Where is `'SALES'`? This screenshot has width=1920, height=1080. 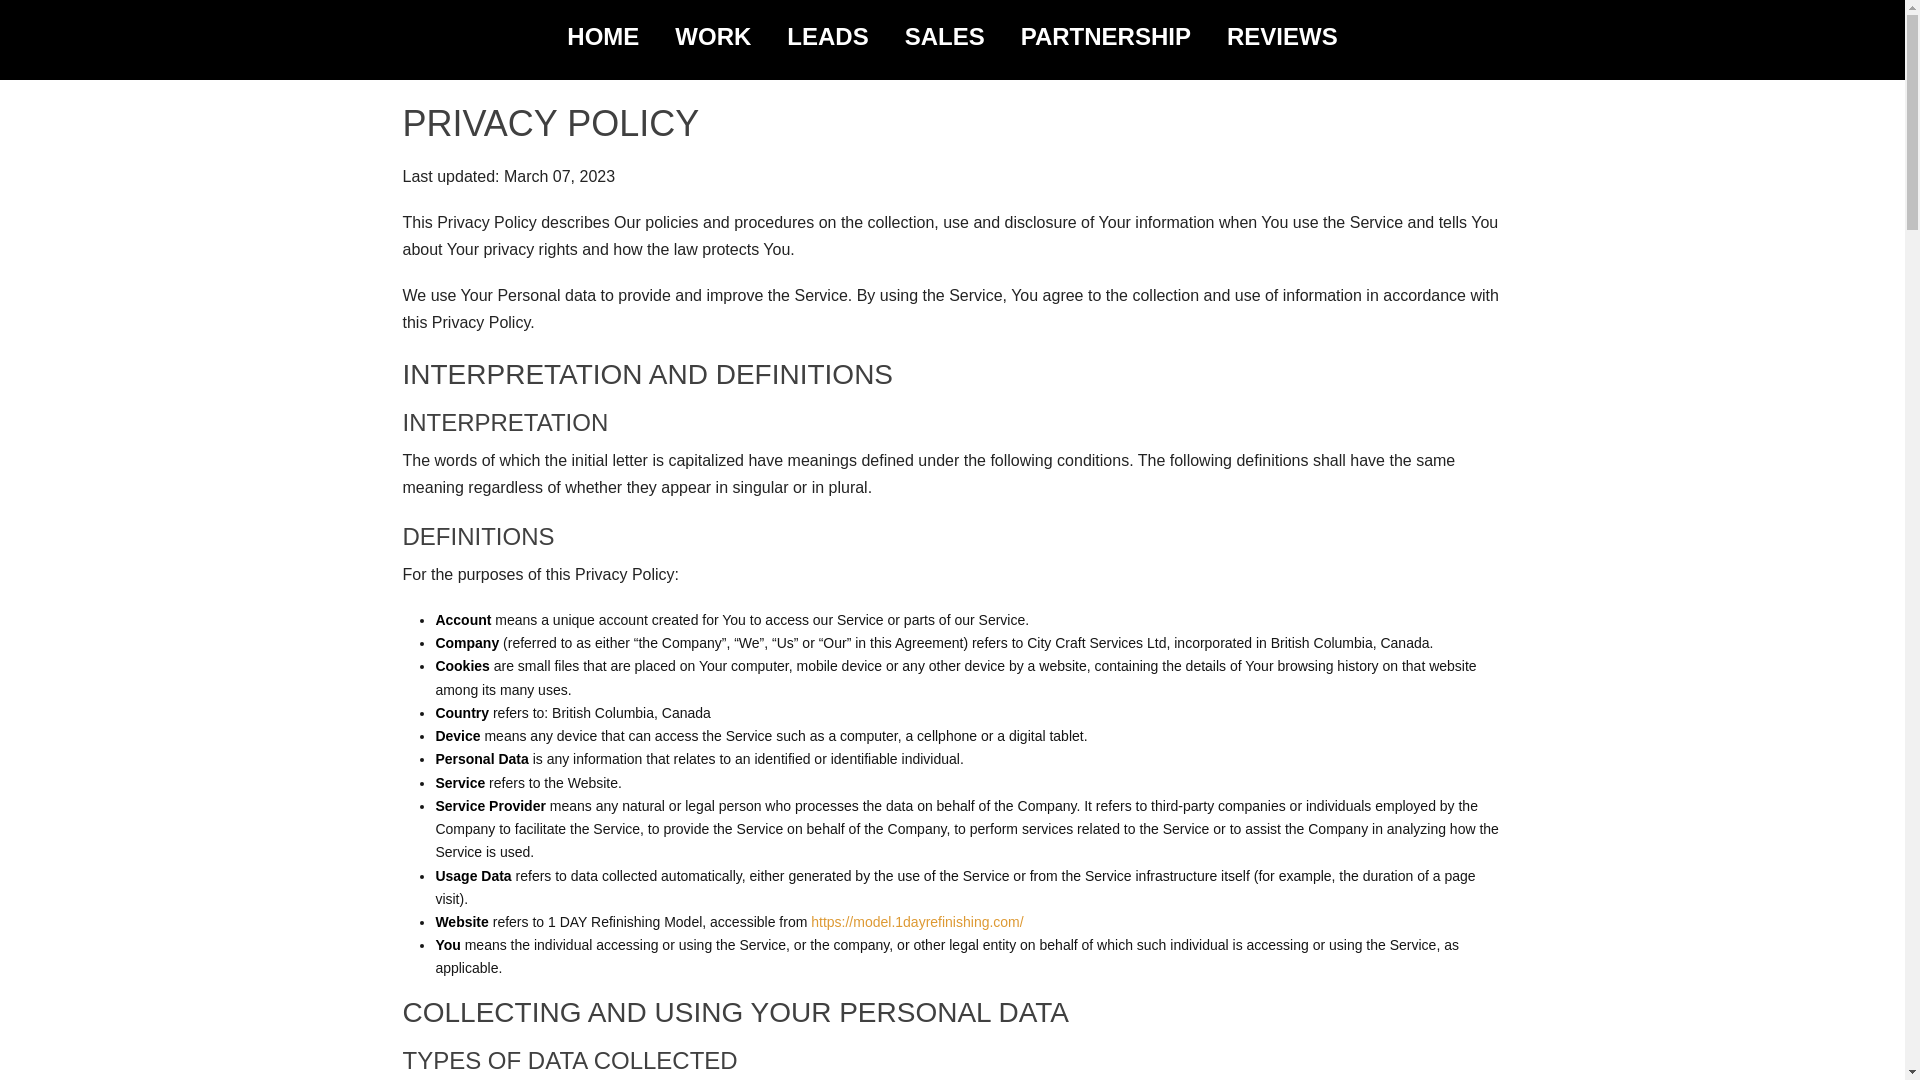
'SALES' is located at coordinates (944, 37).